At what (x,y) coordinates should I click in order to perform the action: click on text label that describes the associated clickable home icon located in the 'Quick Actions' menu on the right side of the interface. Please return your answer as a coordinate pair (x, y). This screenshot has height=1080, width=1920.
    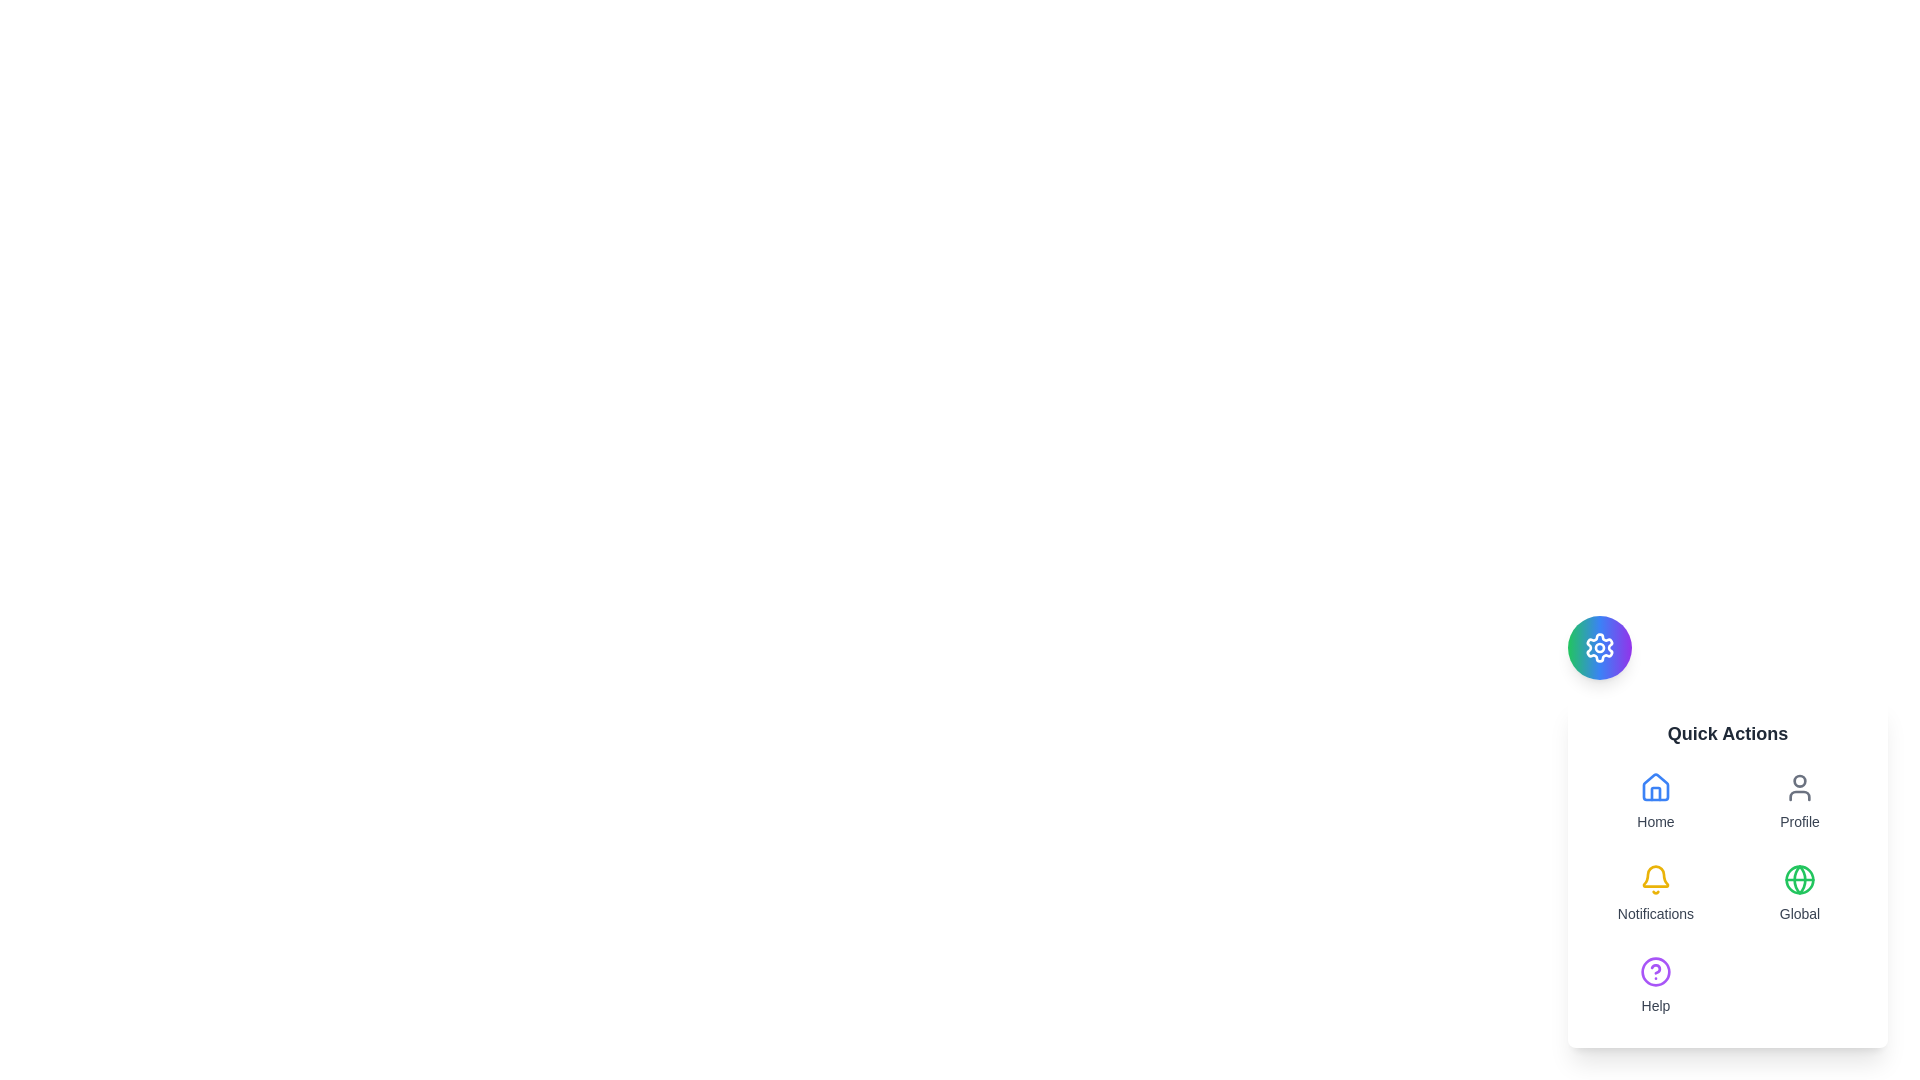
    Looking at the image, I should click on (1656, 821).